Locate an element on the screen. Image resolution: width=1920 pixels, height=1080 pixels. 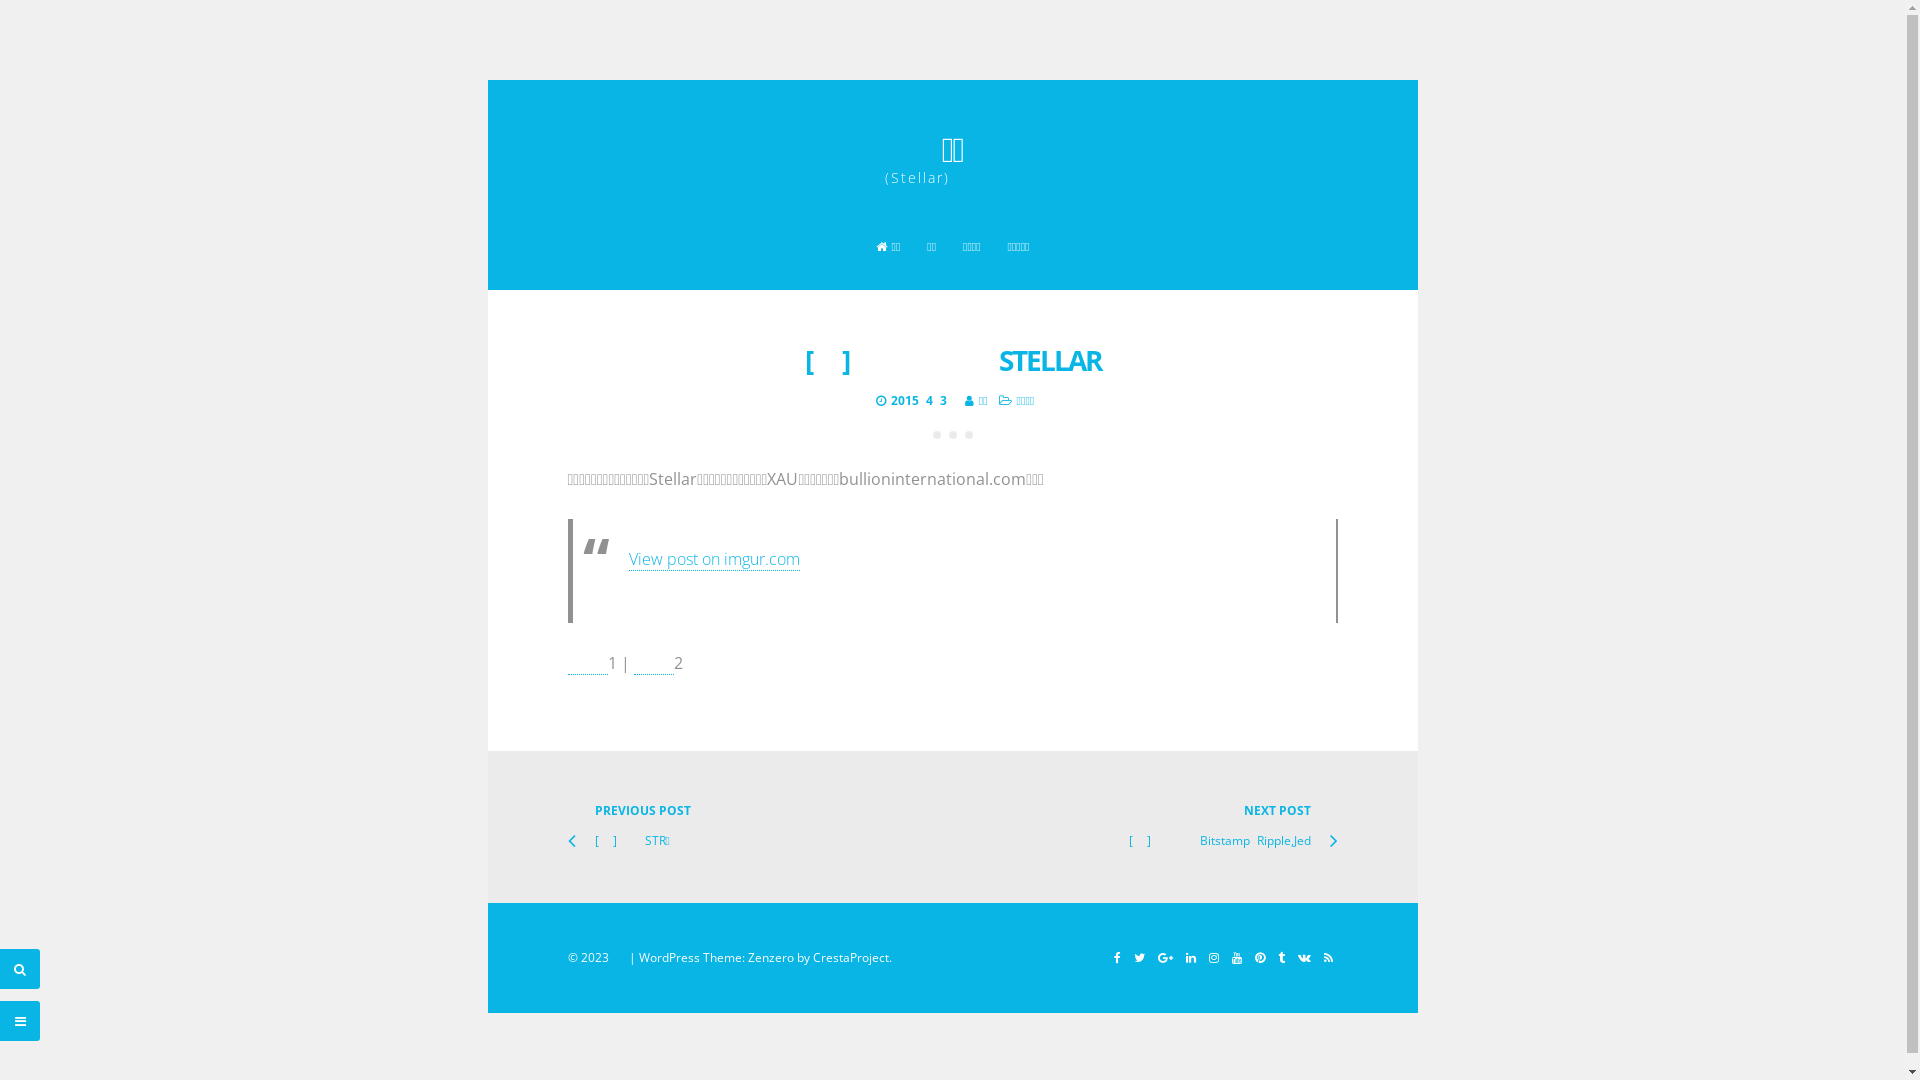
'Tumblr' is located at coordinates (1280, 956).